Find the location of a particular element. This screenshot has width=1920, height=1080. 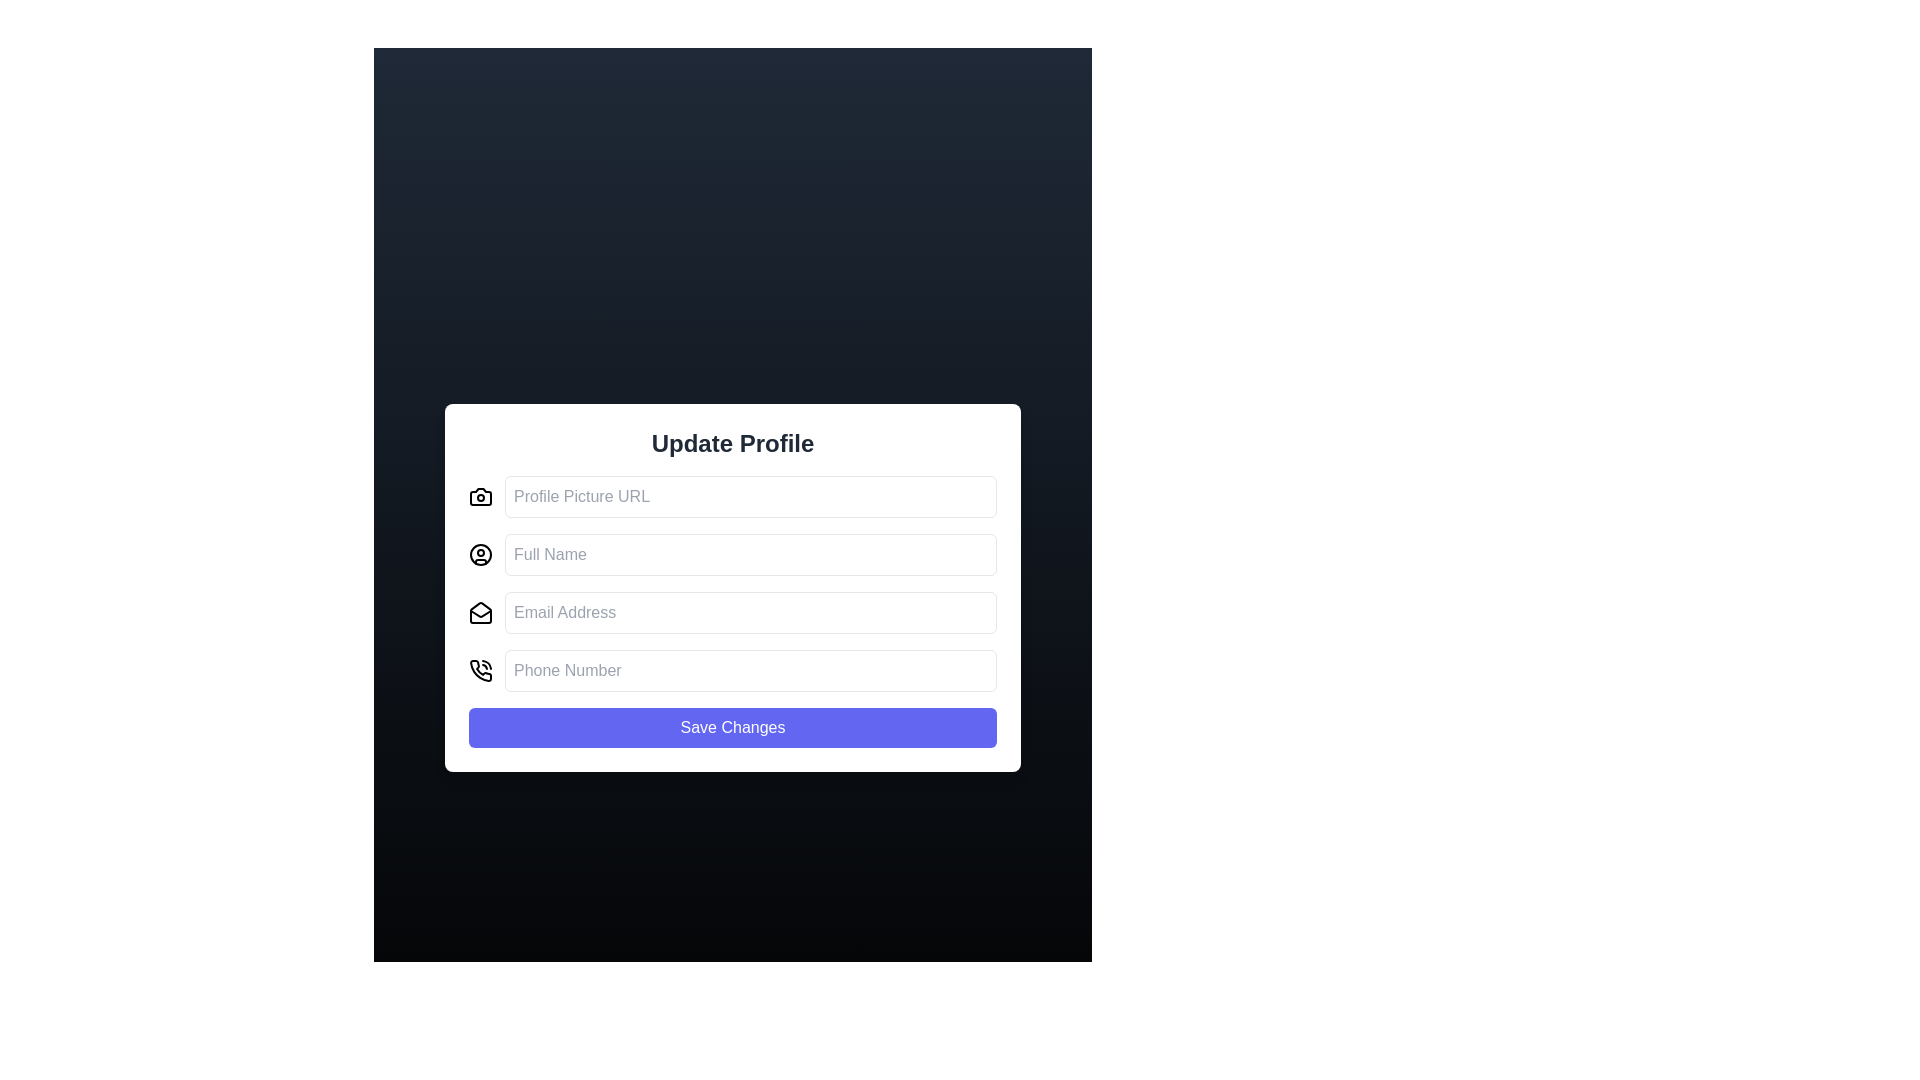

the user icon element, which is represented by a circular outline with a head and shoulders, located to the left of the 'Full Name' text input field is located at coordinates (480, 555).